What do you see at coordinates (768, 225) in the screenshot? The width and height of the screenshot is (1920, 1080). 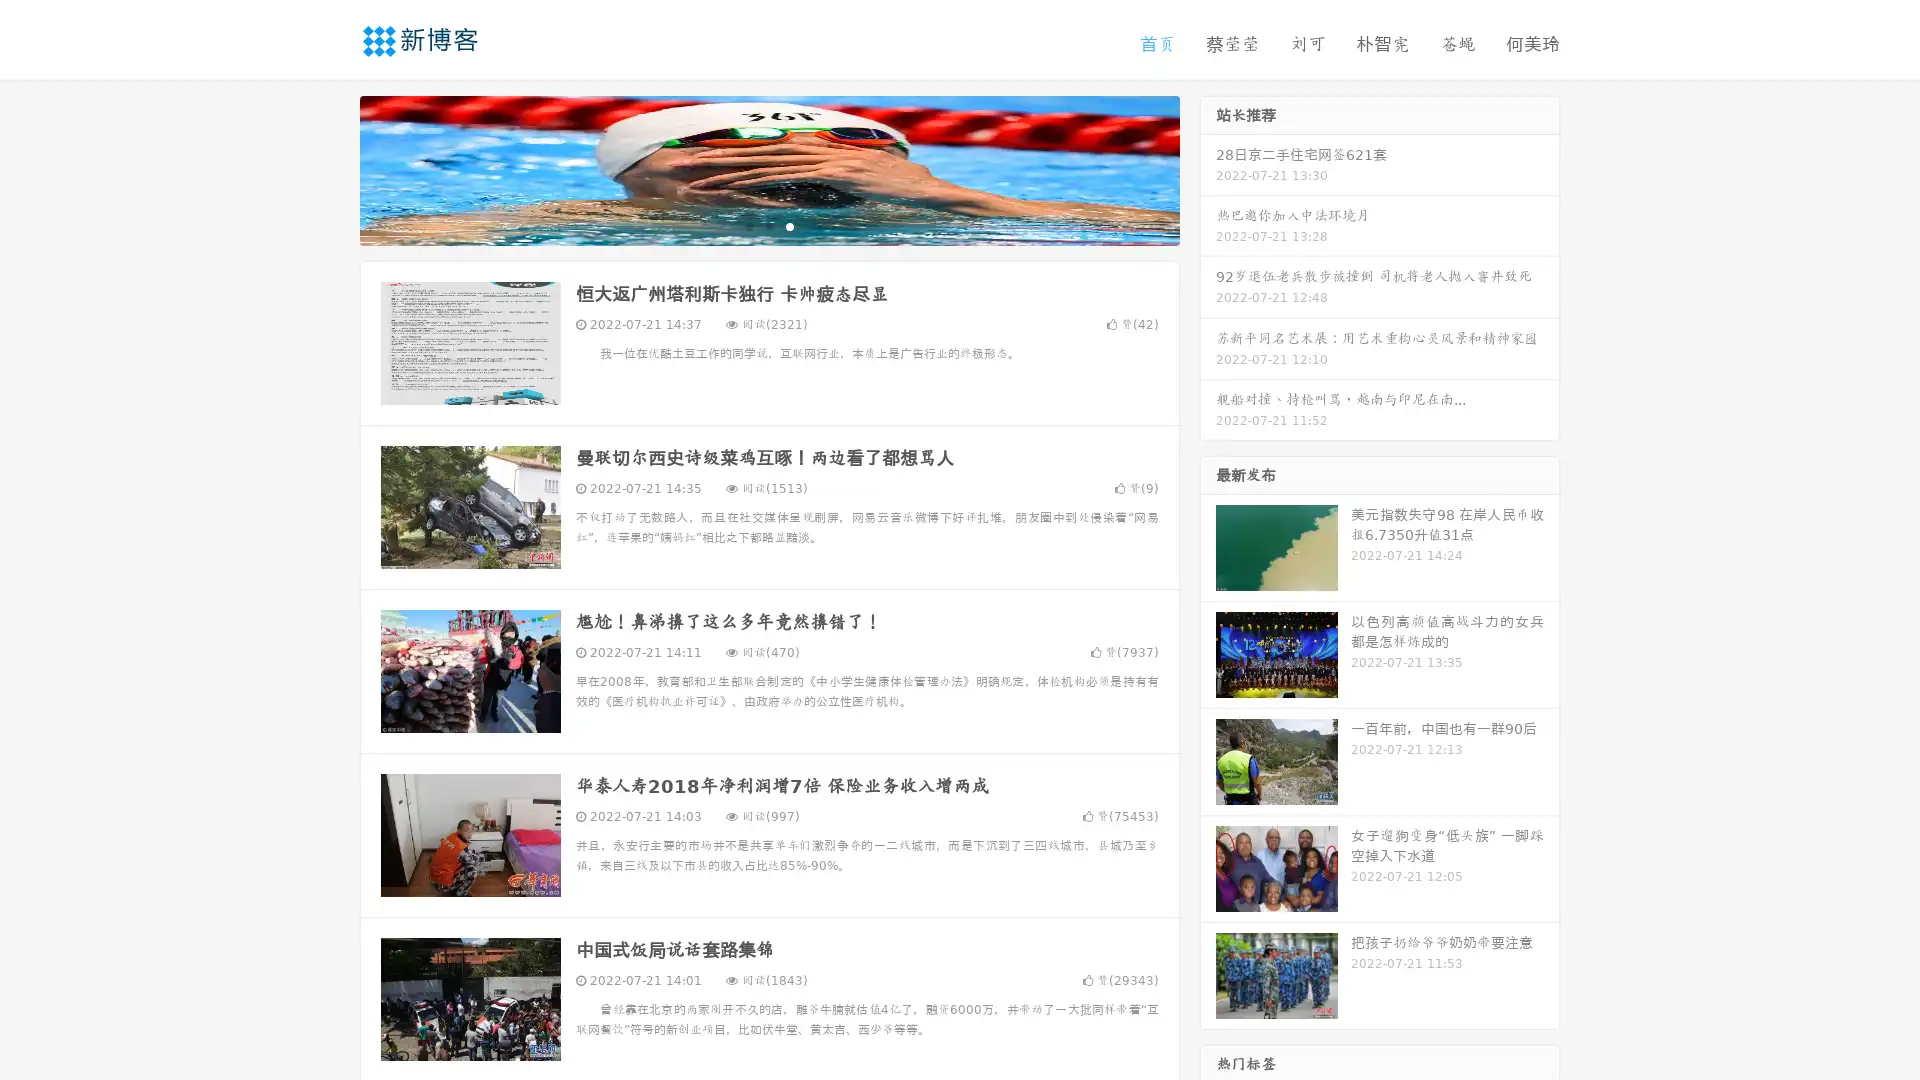 I see `Go to slide 2` at bounding box center [768, 225].